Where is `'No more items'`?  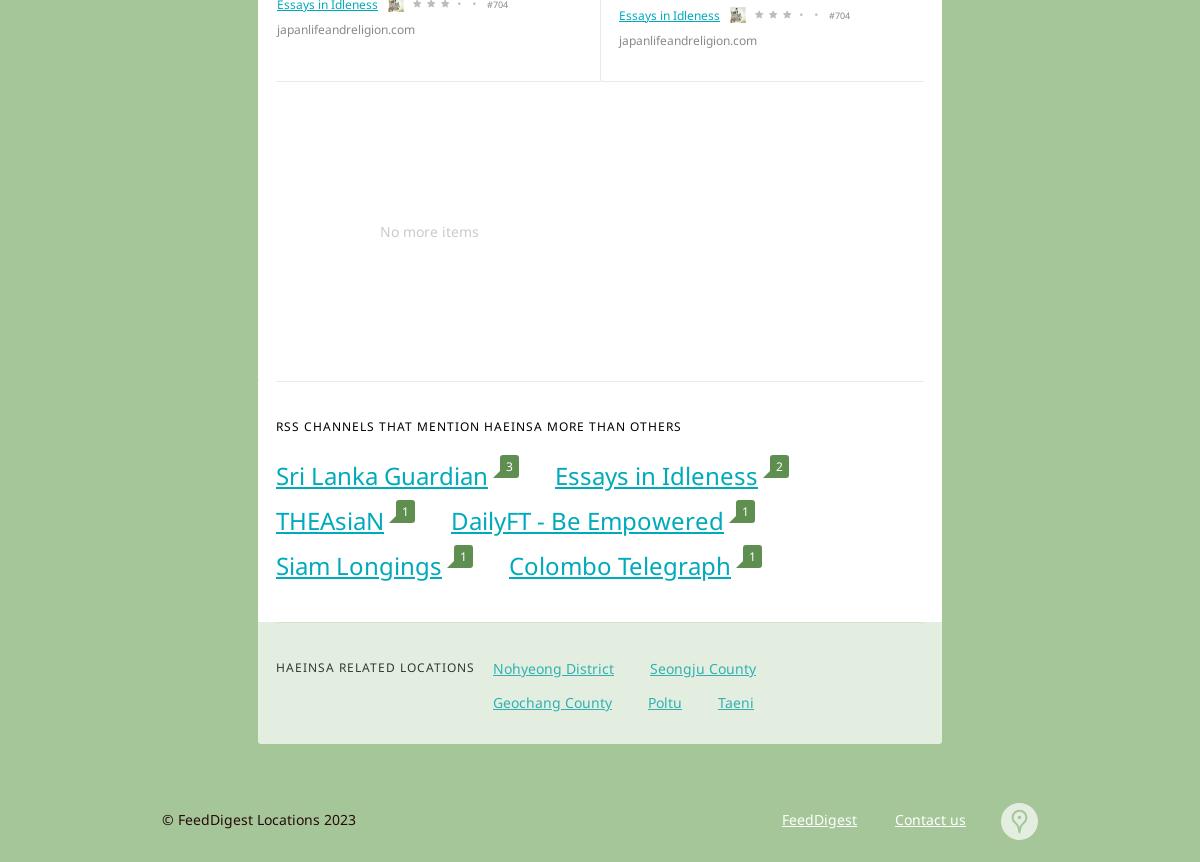 'No more items' is located at coordinates (429, 229).